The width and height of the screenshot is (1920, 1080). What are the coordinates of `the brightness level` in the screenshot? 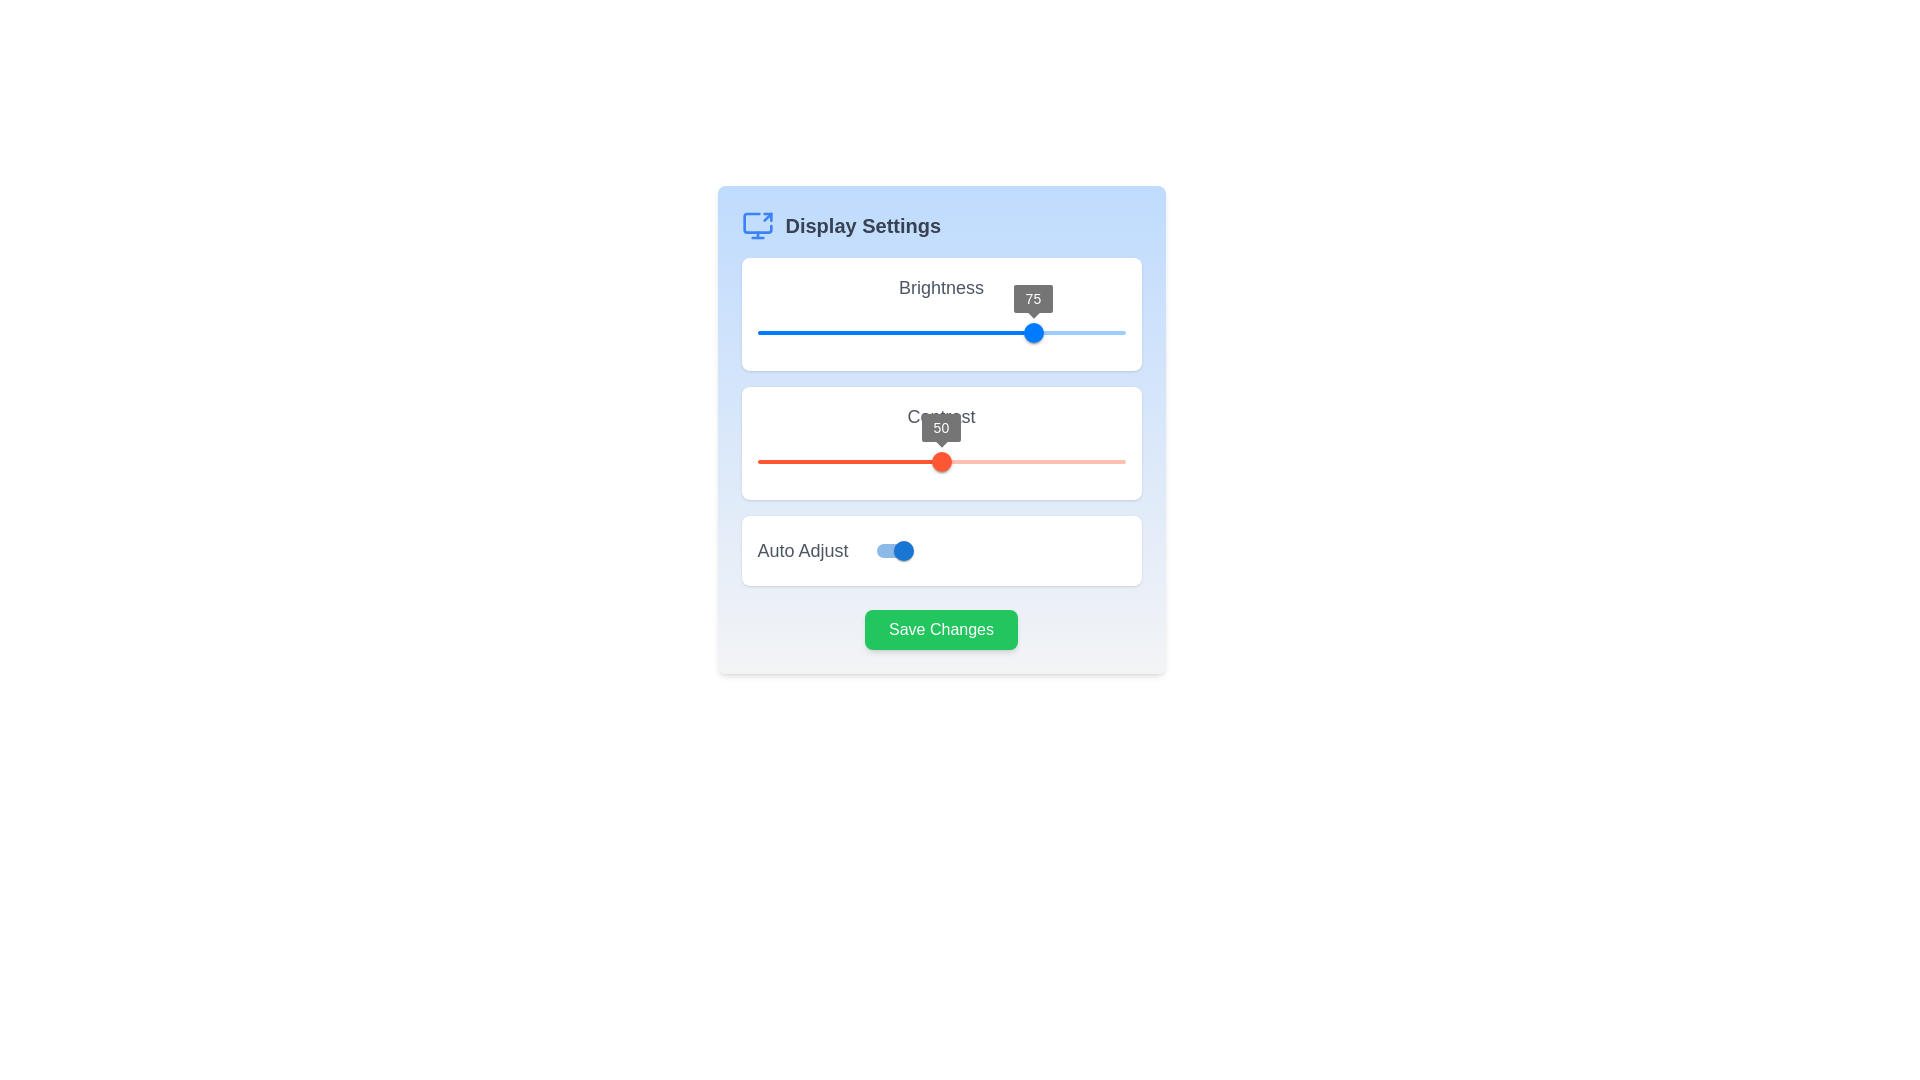 It's located at (793, 331).